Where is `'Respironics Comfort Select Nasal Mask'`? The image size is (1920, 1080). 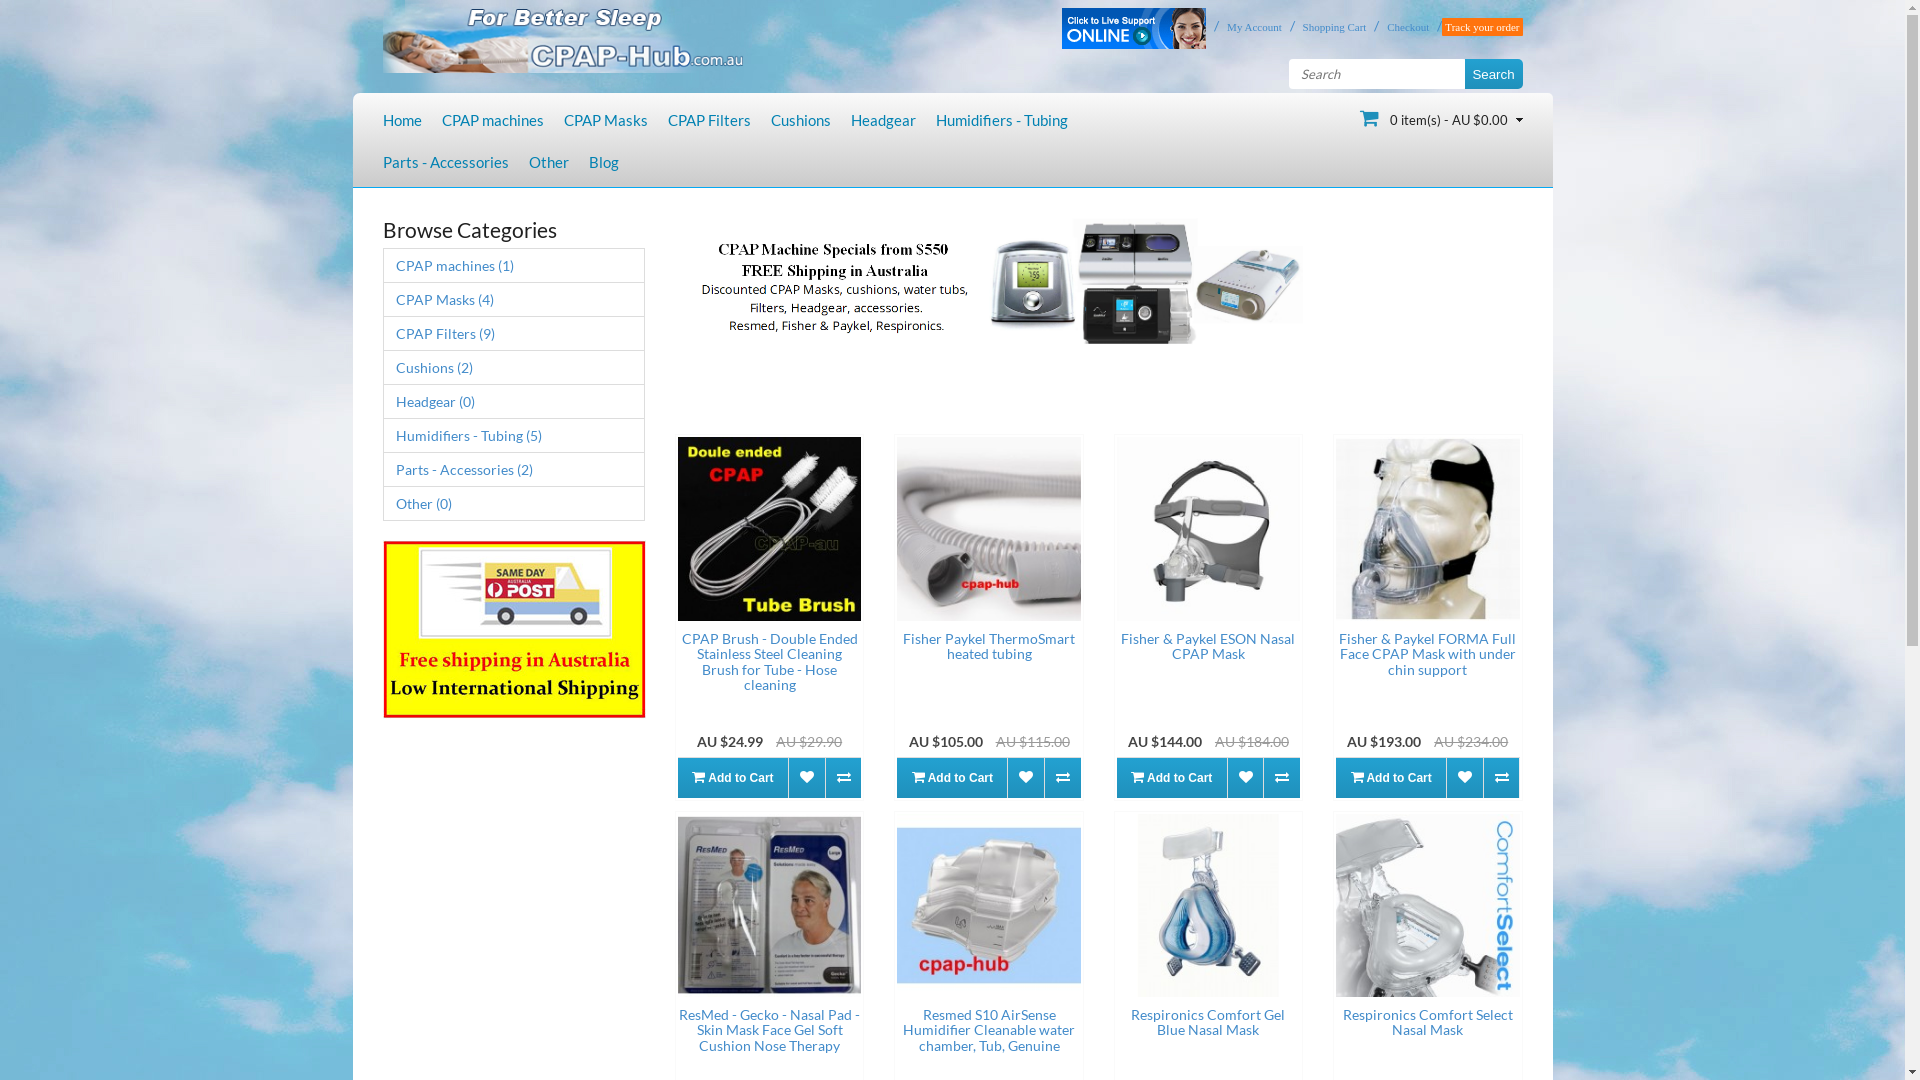 'Respironics Comfort Select Nasal Mask' is located at coordinates (1426, 905).